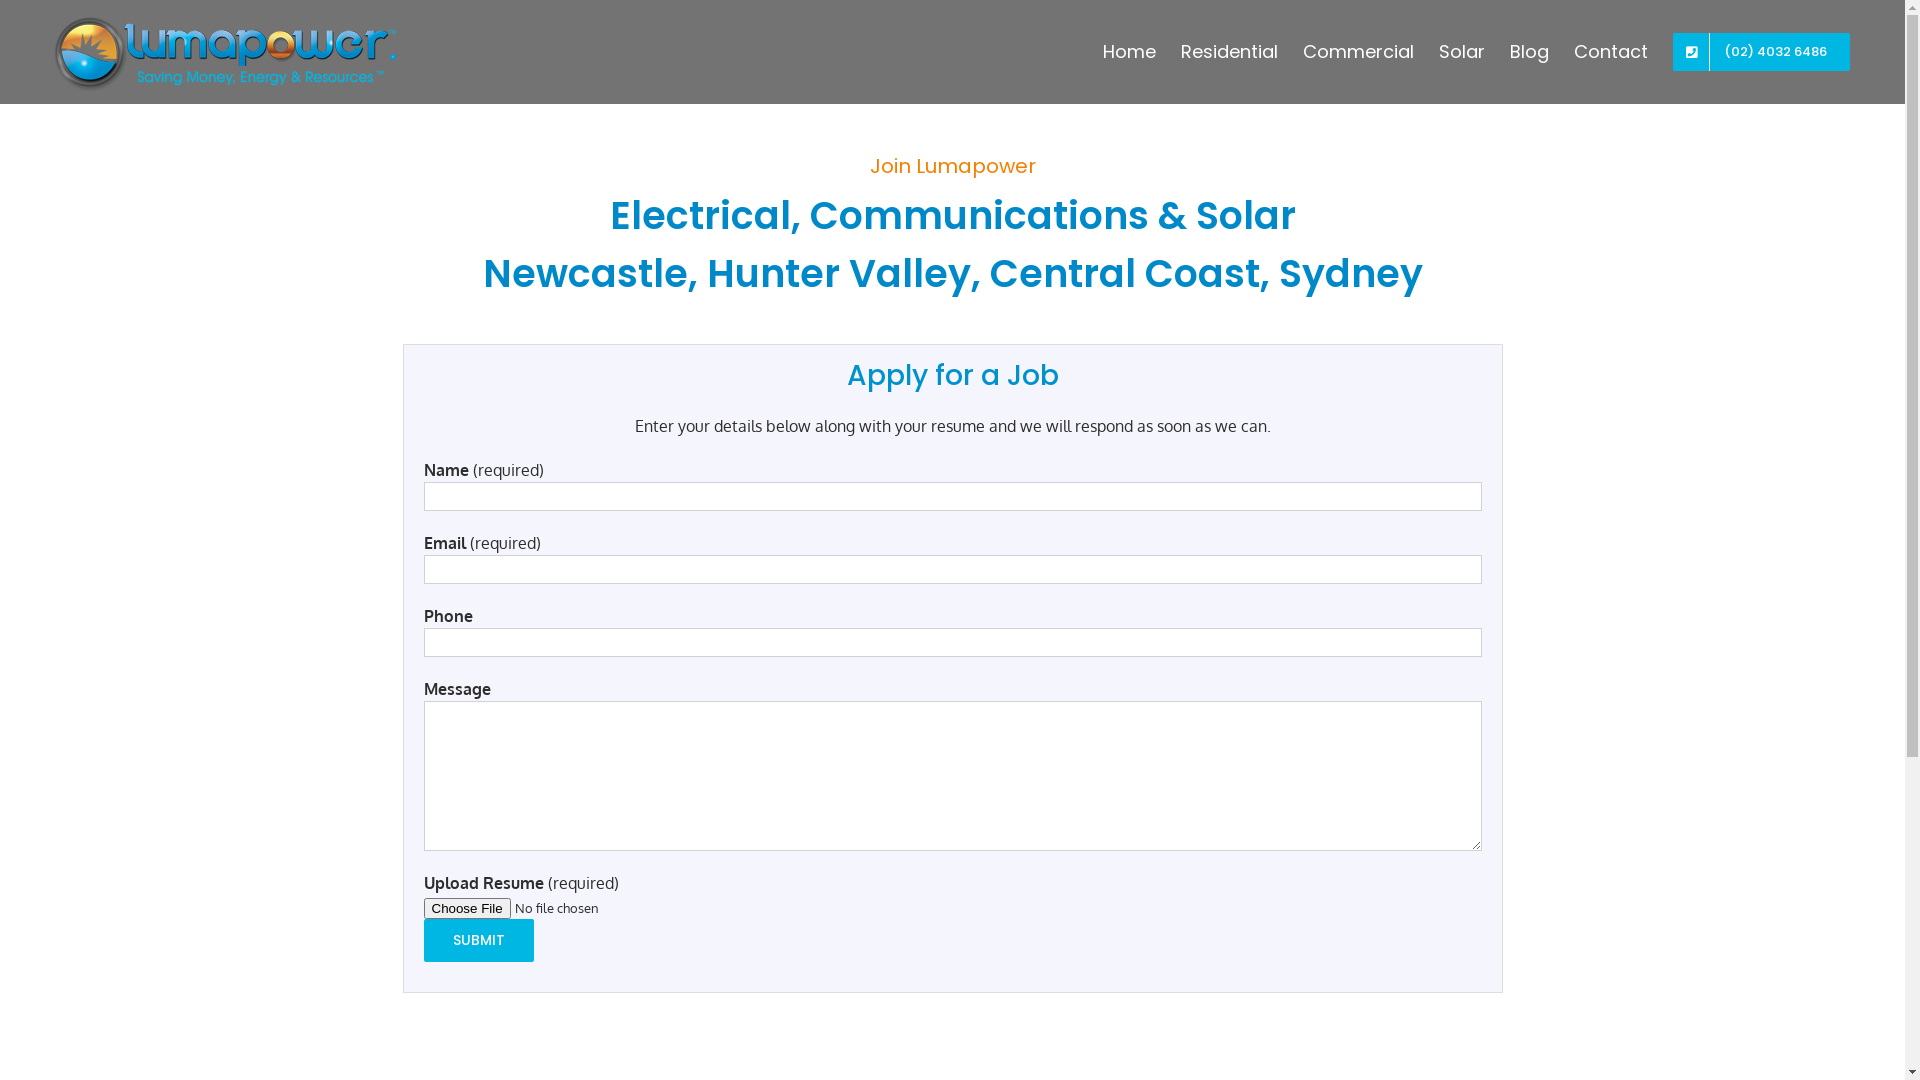 This screenshot has height=1080, width=1920. I want to click on 'Commercial', so click(1358, 50).